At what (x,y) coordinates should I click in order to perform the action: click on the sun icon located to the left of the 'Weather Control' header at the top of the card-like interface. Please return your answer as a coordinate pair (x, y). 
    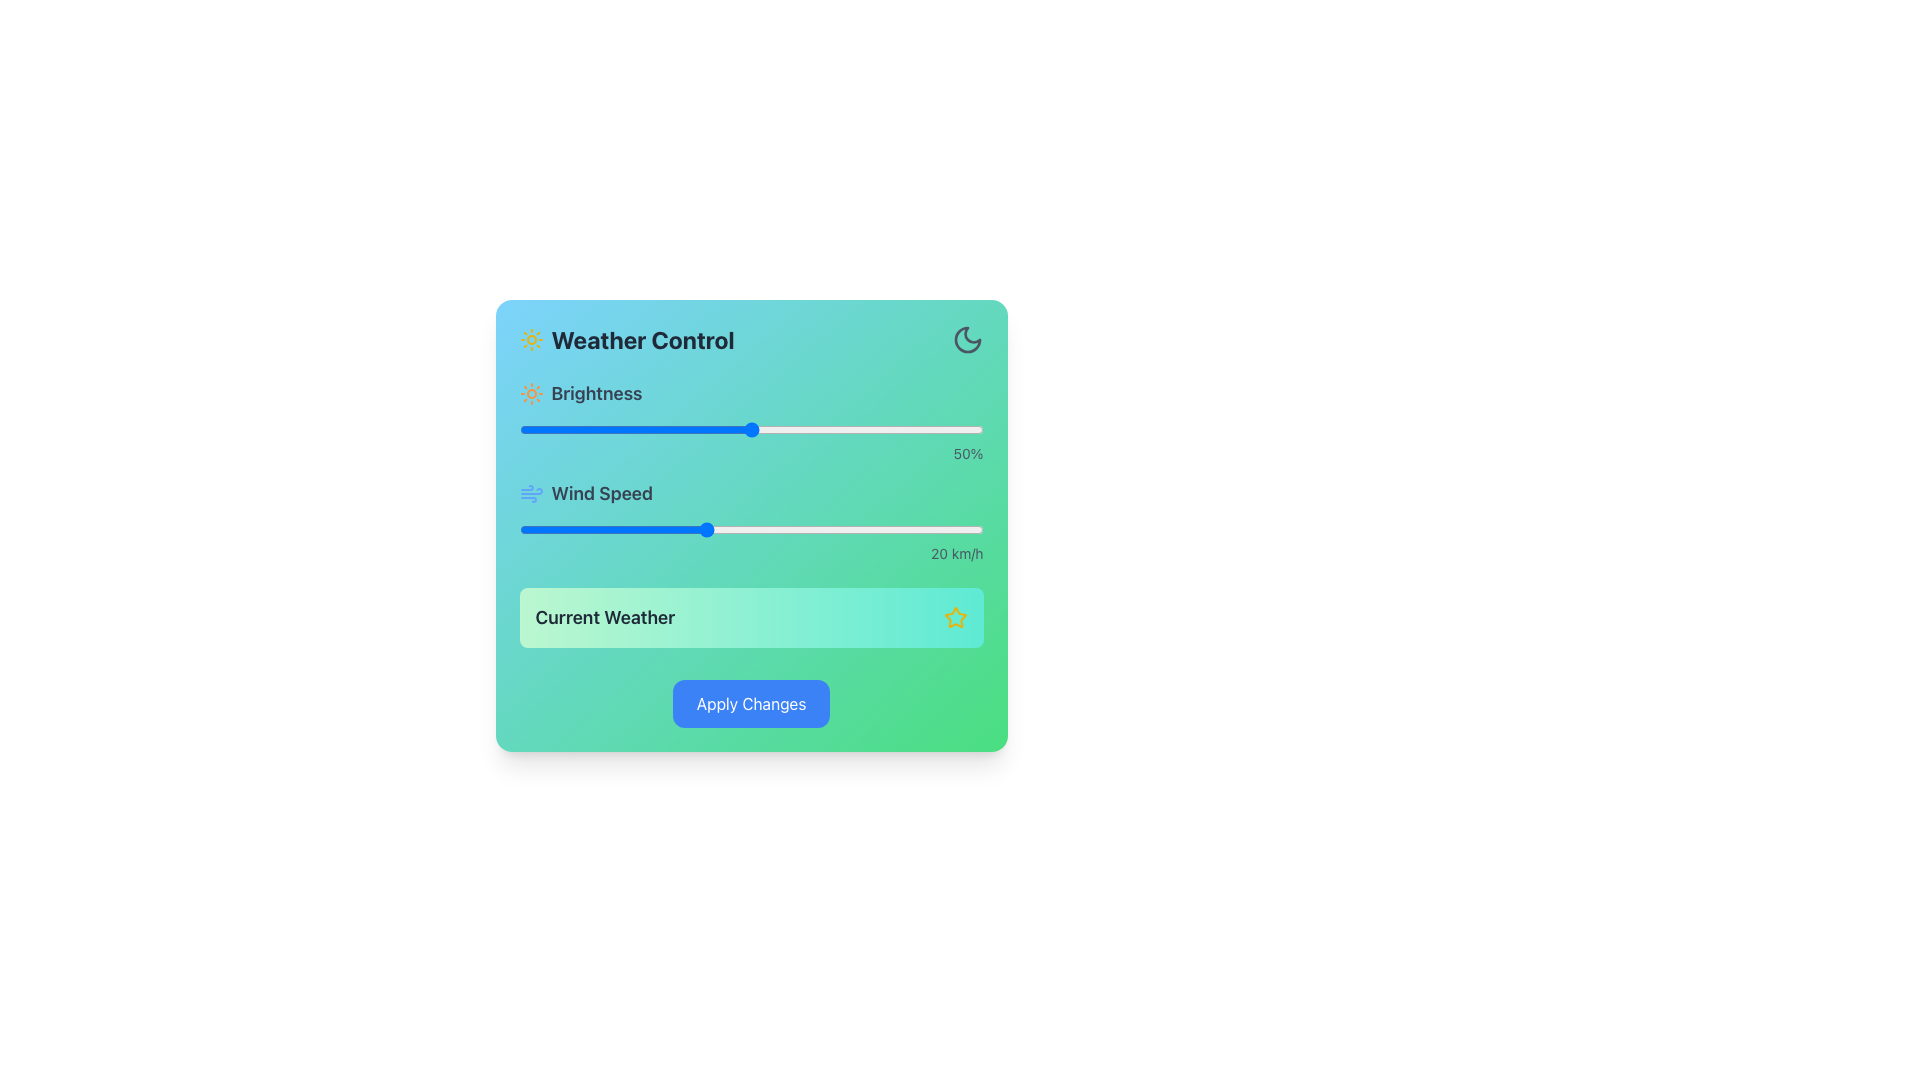
    Looking at the image, I should click on (531, 338).